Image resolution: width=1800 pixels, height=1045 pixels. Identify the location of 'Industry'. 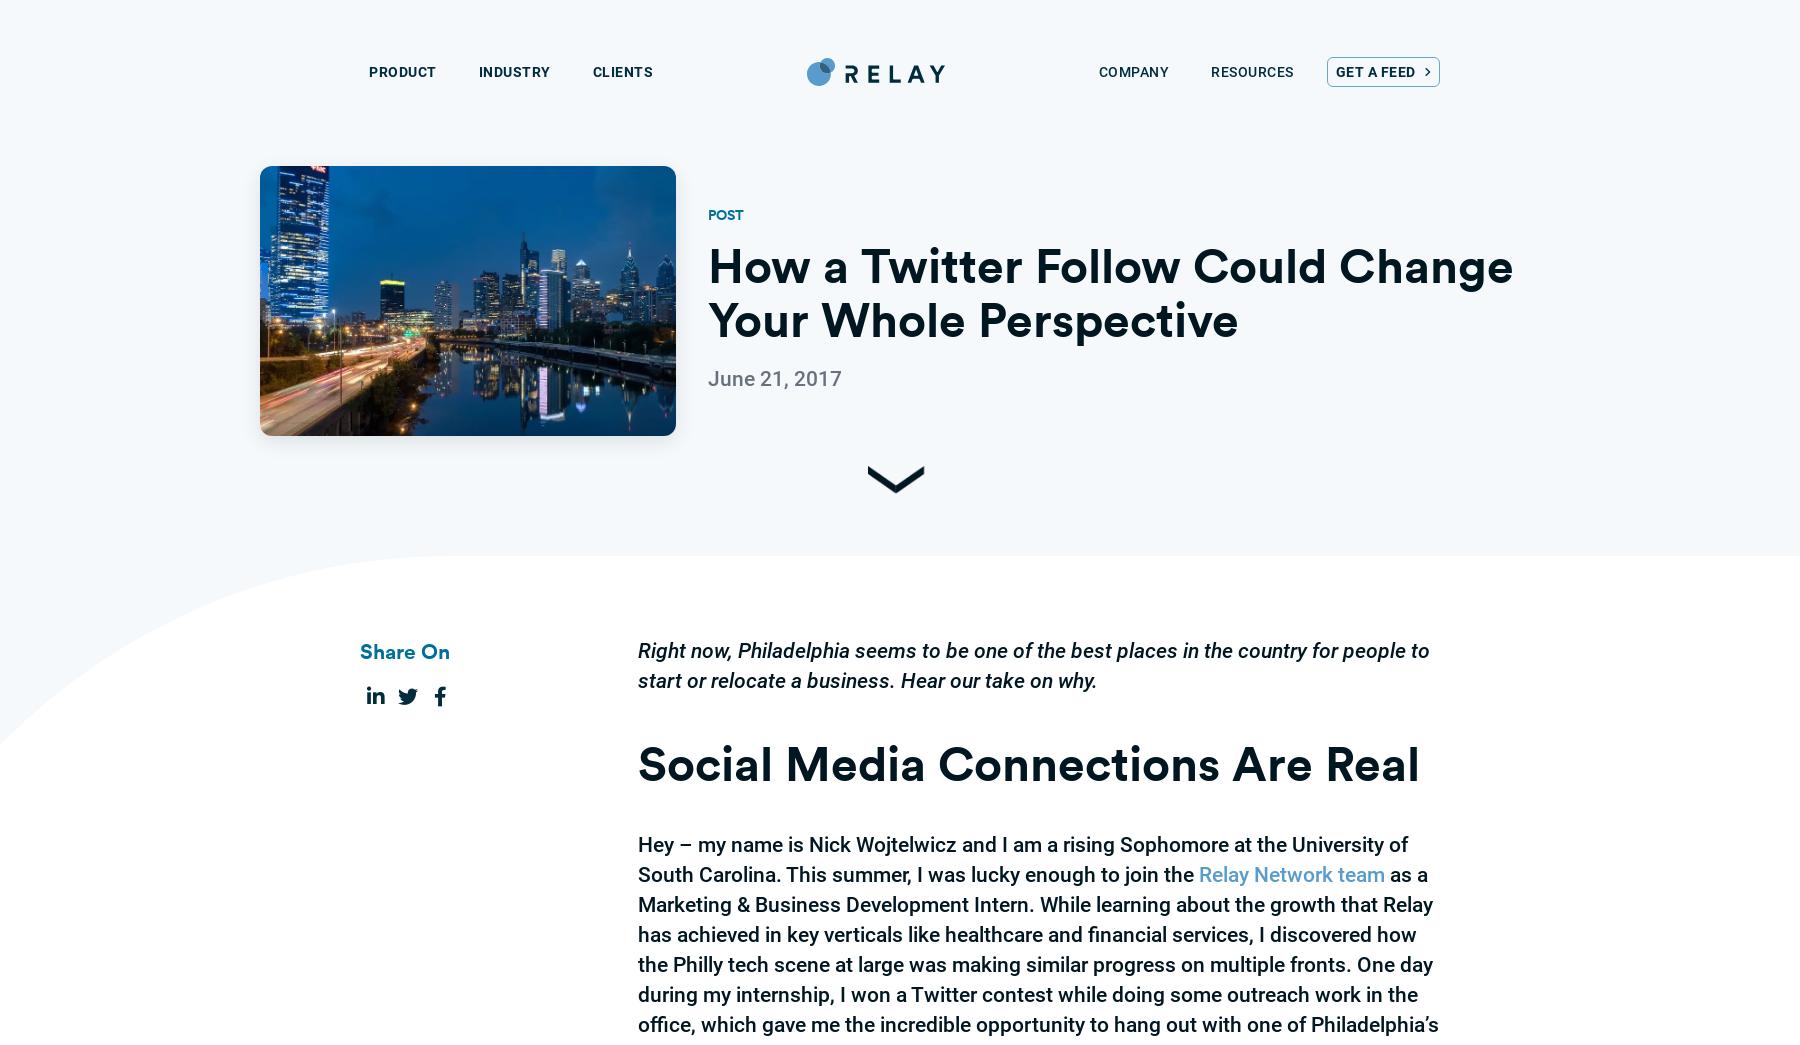
(513, 72).